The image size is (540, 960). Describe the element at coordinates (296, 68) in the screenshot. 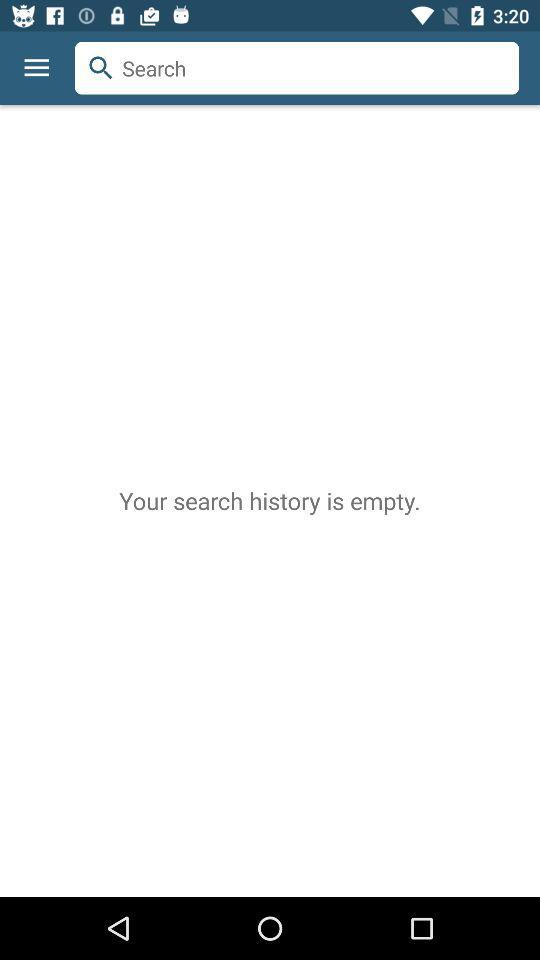

I see `search bar` at that location.